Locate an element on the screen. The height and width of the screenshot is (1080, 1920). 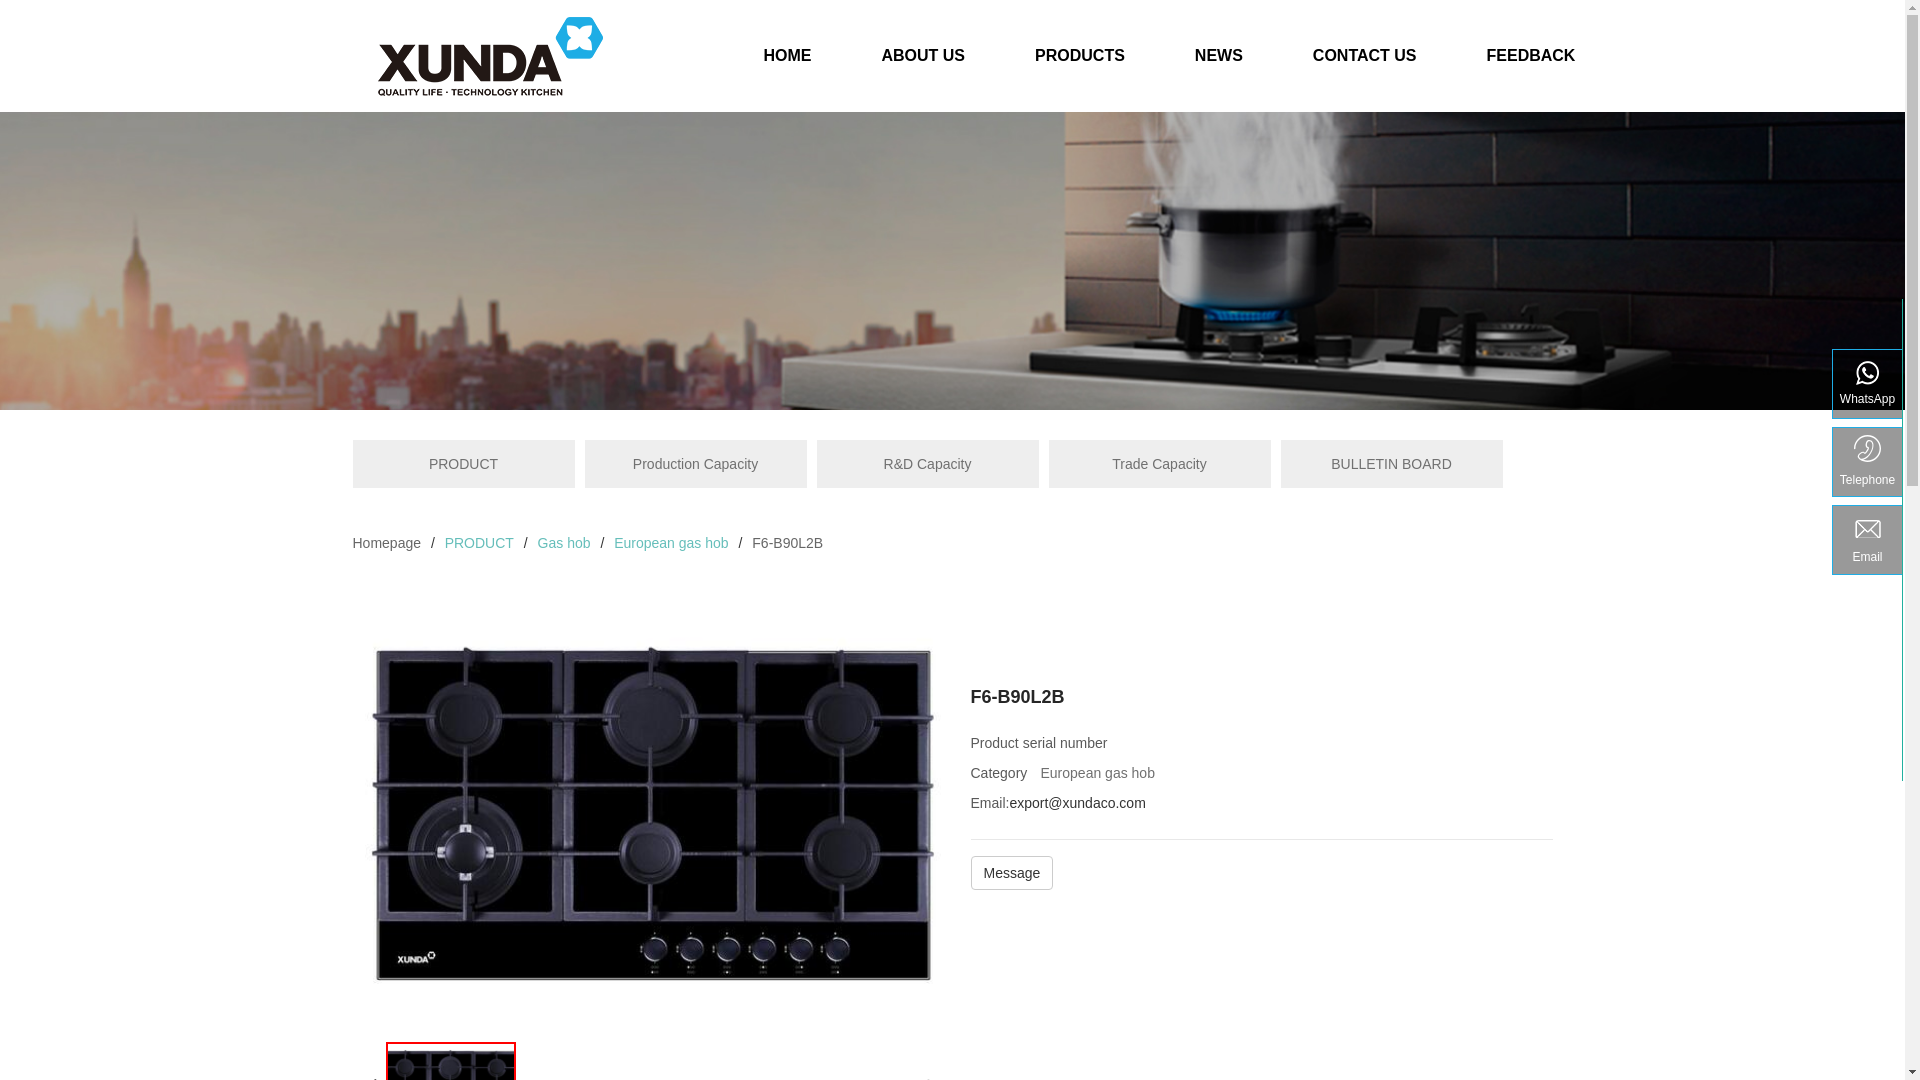
'Trade Capacity' is located at coordinates (1158, 463).